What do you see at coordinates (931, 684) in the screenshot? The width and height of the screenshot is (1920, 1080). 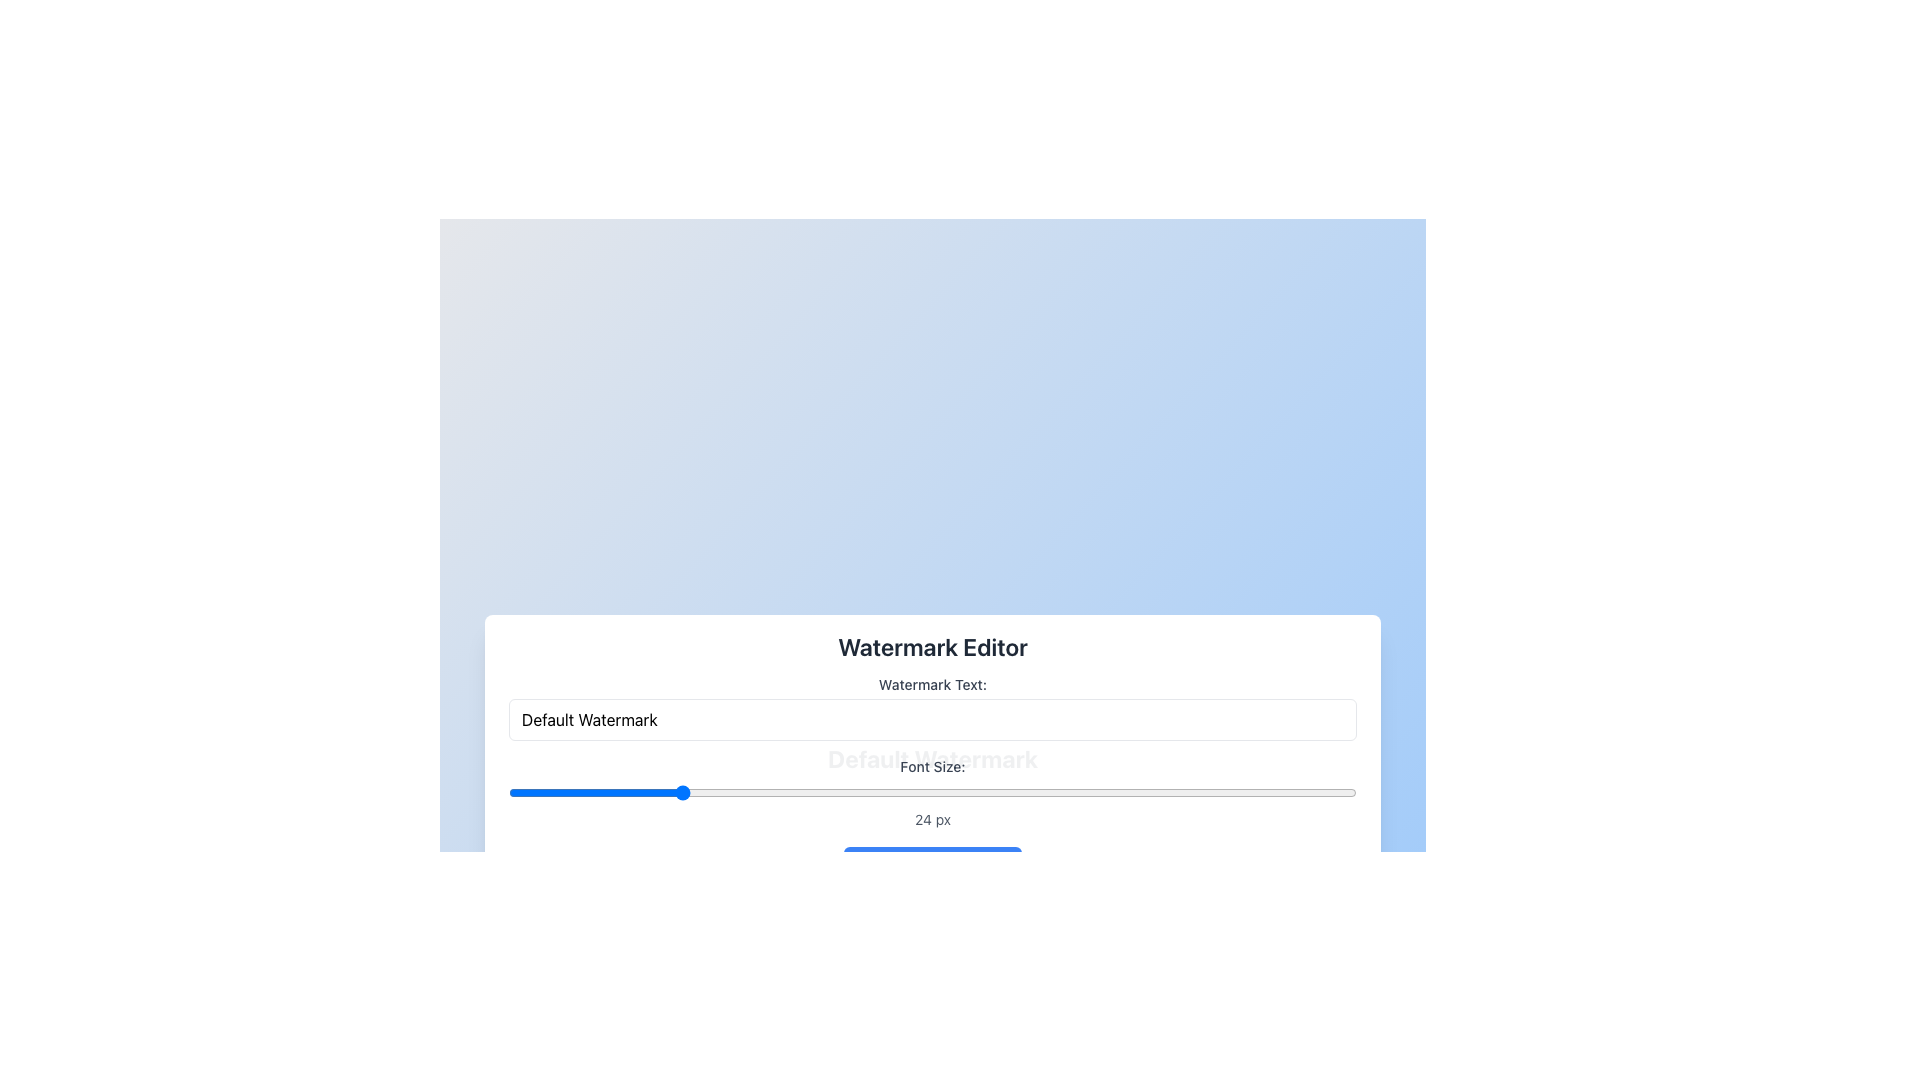 I see `the text label displaying 'Watermark Text:' which is styled in medium-bold gray font and located above the input field for watermark text` at bounding box center [931, 684].